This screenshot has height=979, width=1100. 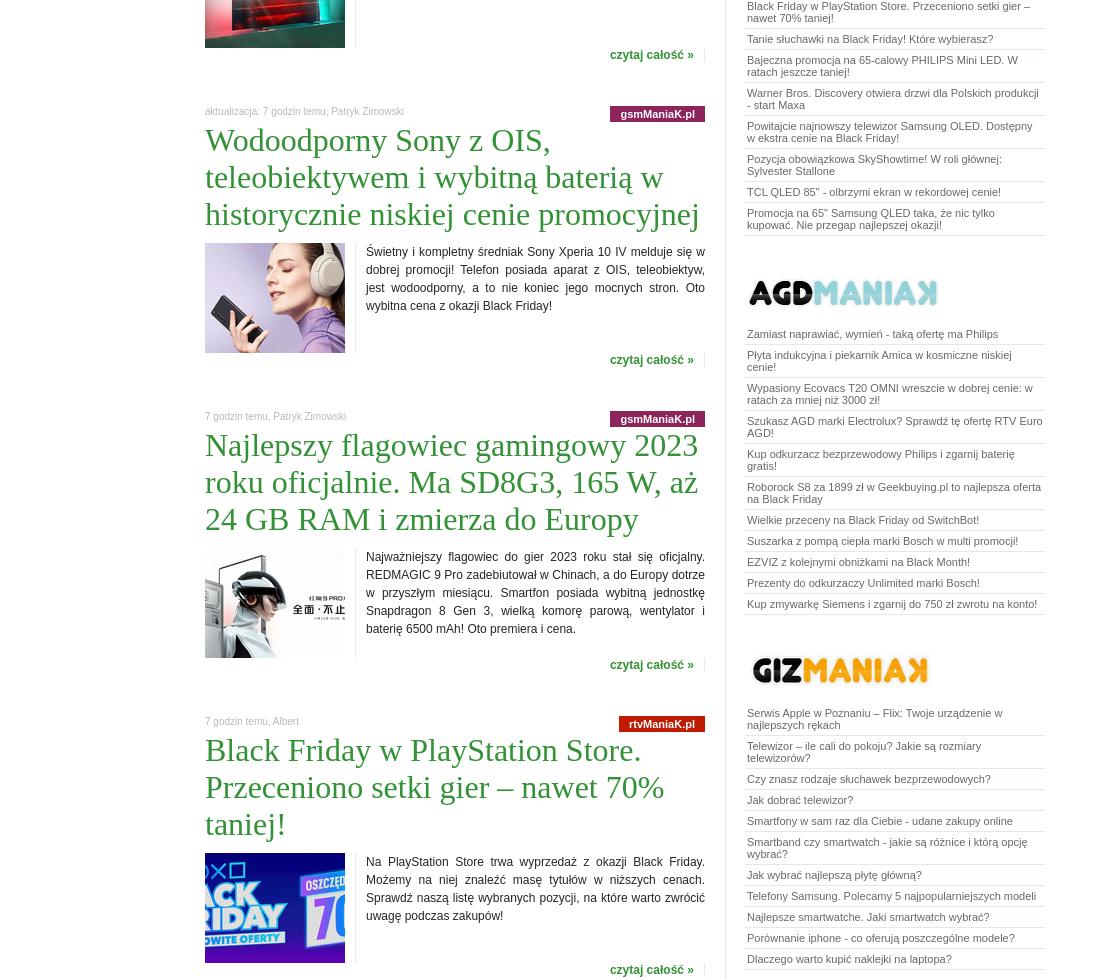 I want to click on 'Porównanie iphone - co oferują poszczególne modele?', so click(x=879, y=936).